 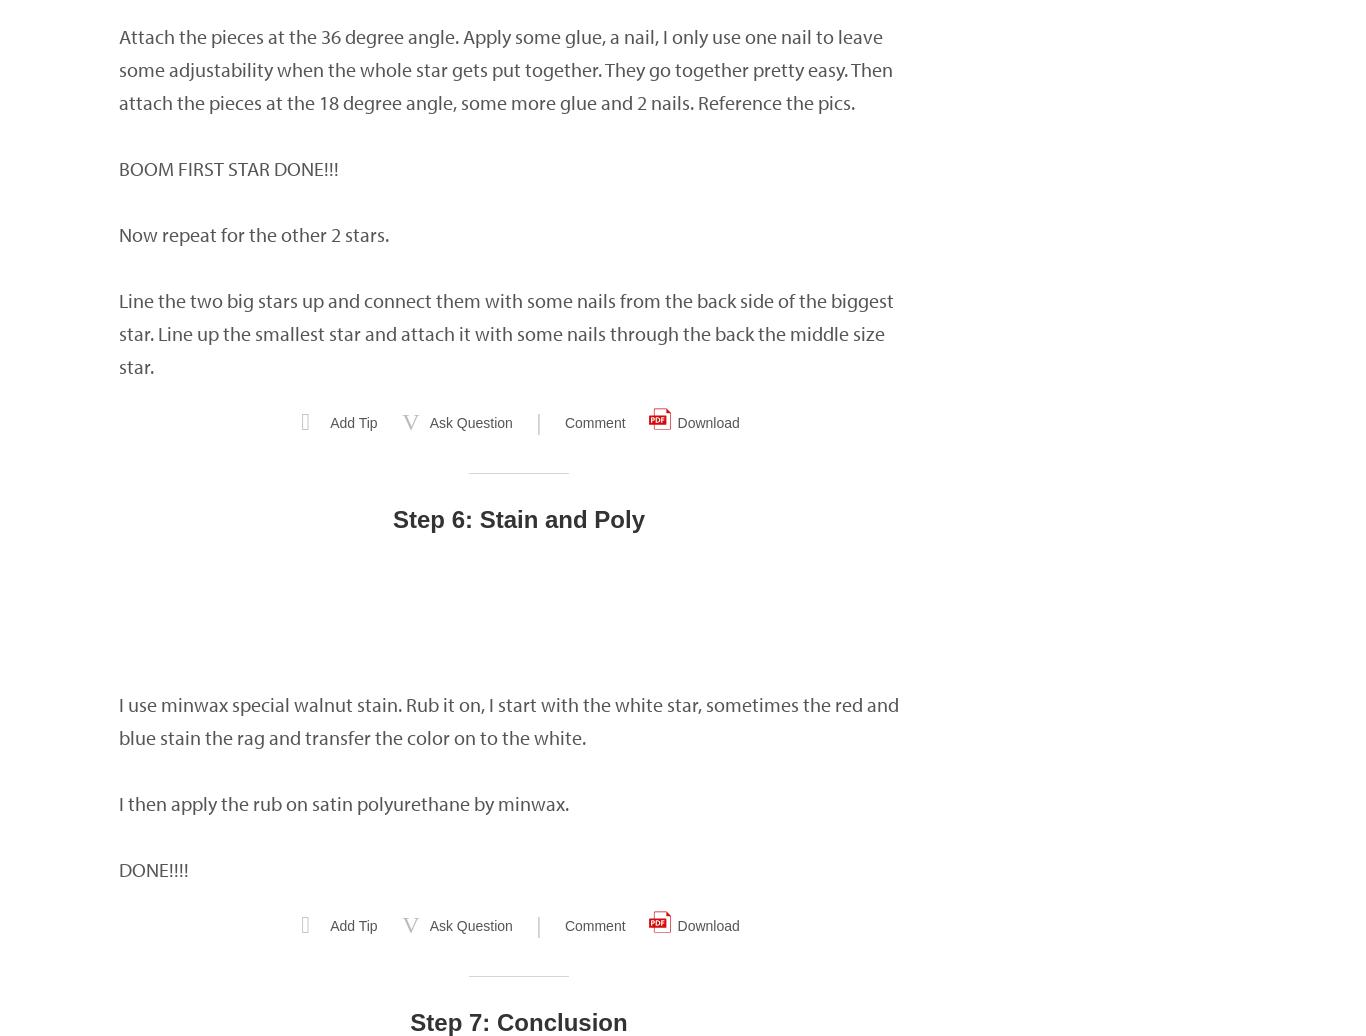 What do you see at coordinates (117, 168) in the screenshot?
I see `'BOOM FIRST STAR DONE!!!'` at bounding box center [117, 168].